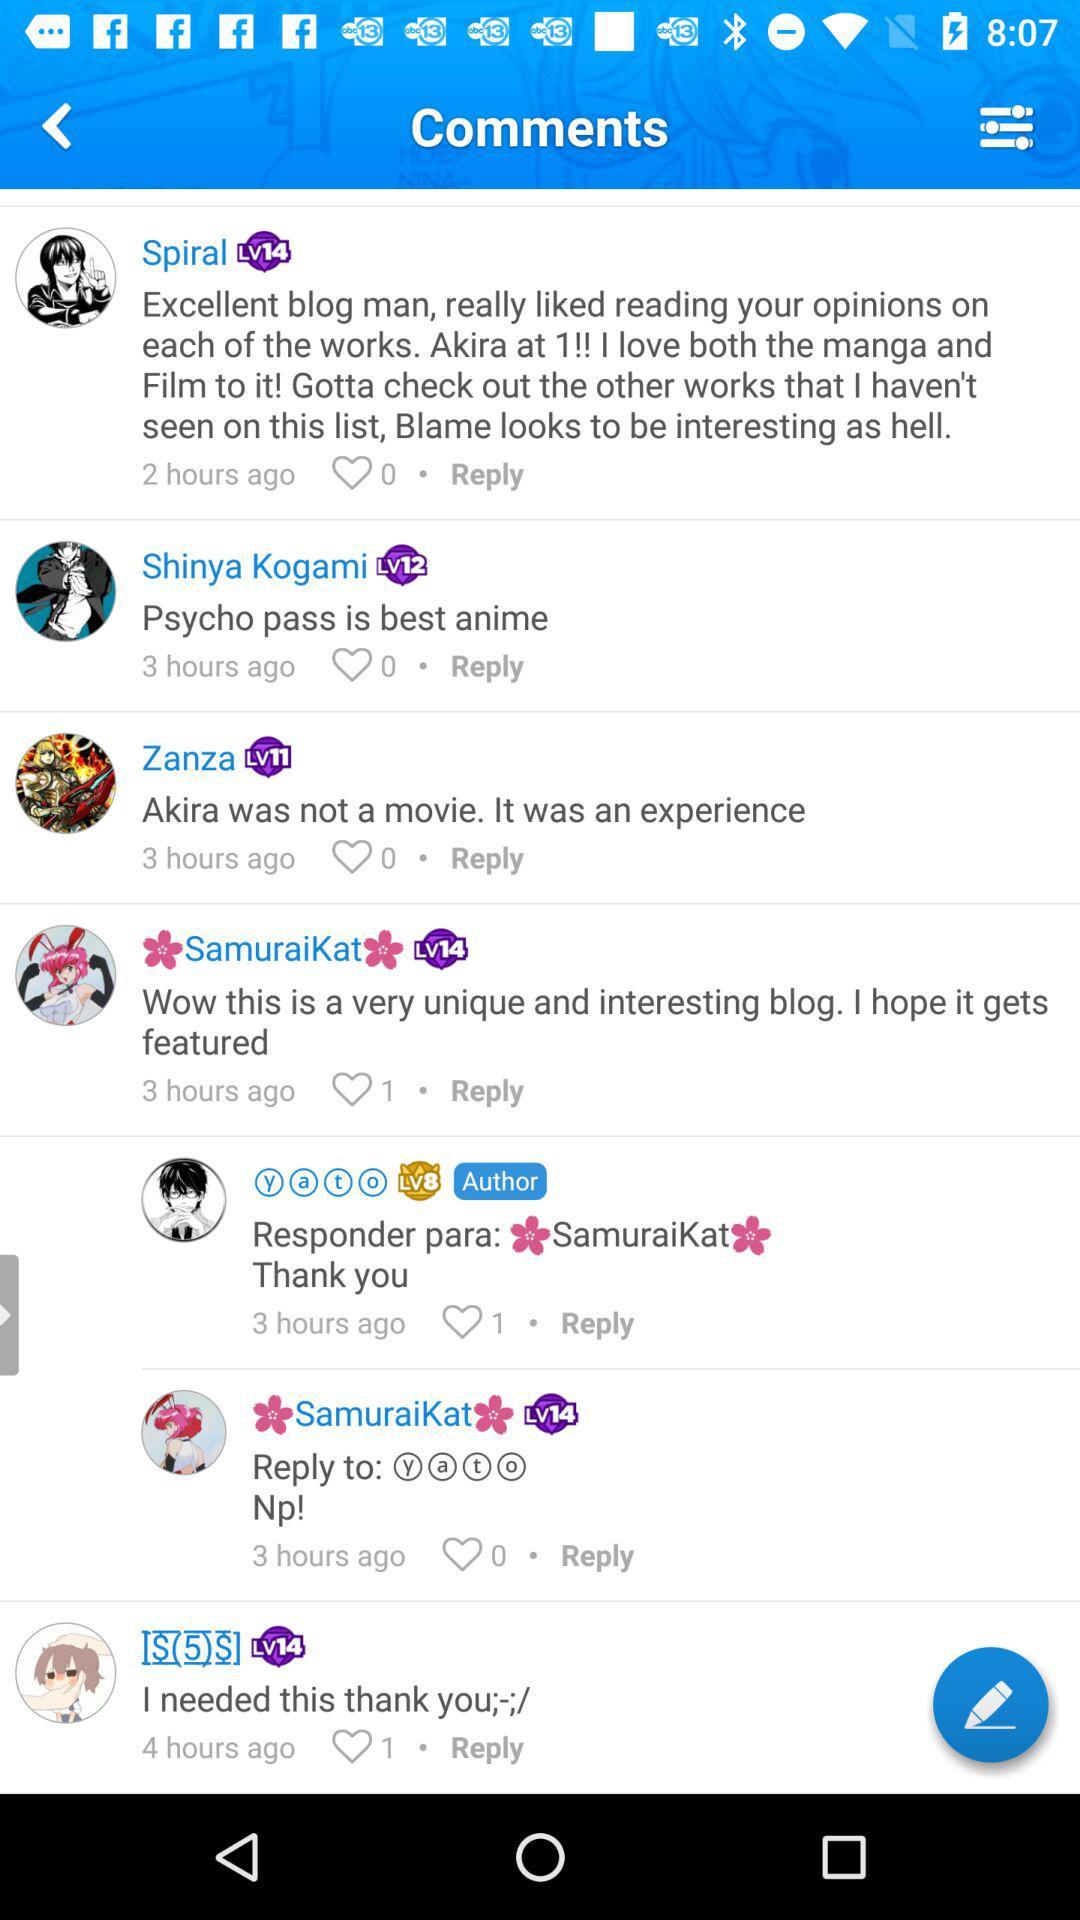 The width and height of the screenshot is (1080, 1920). Describe the element at coordinates (596, 1020) in the screenshot. I see `icon above 3 hours ago` at that location.